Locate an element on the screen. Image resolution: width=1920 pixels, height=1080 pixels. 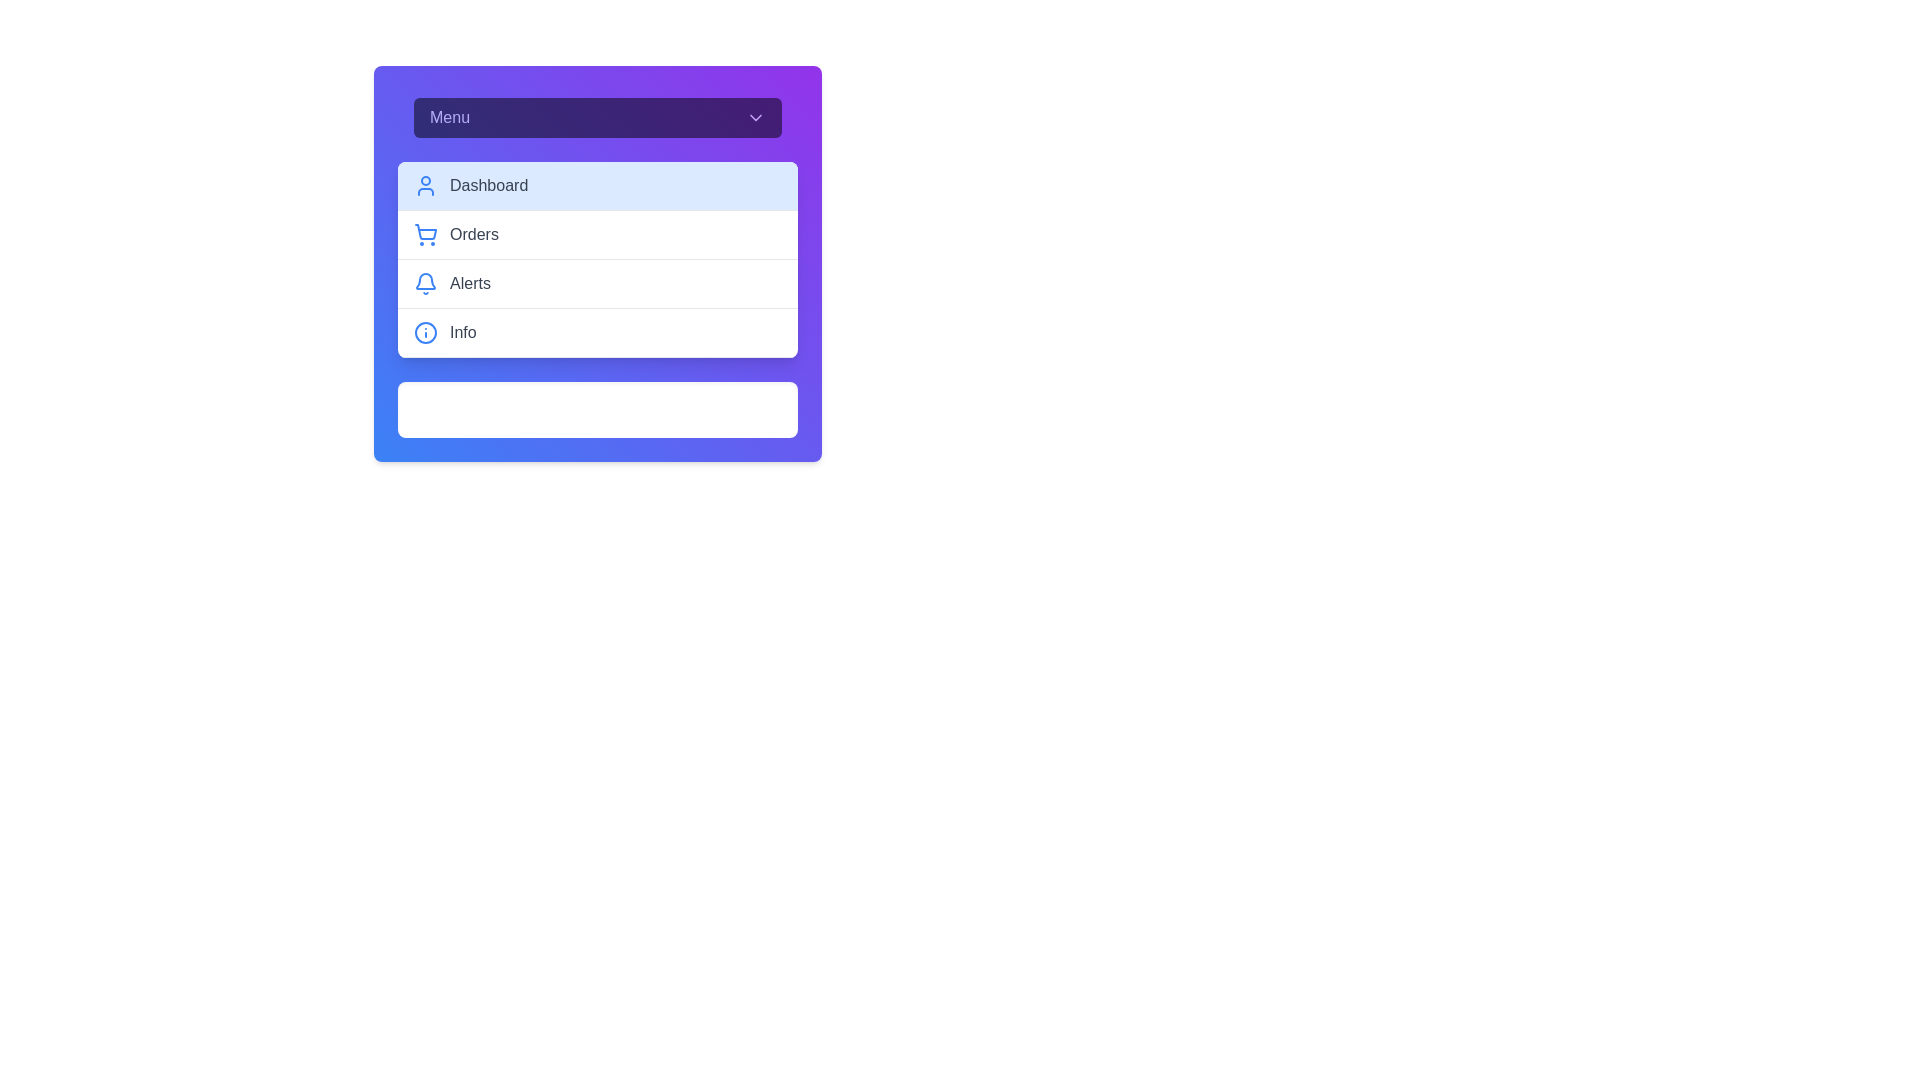
the informational icon located in the fourth row of the menu list, to the left of the text 'Info.' is located at coordinates (425, 331).